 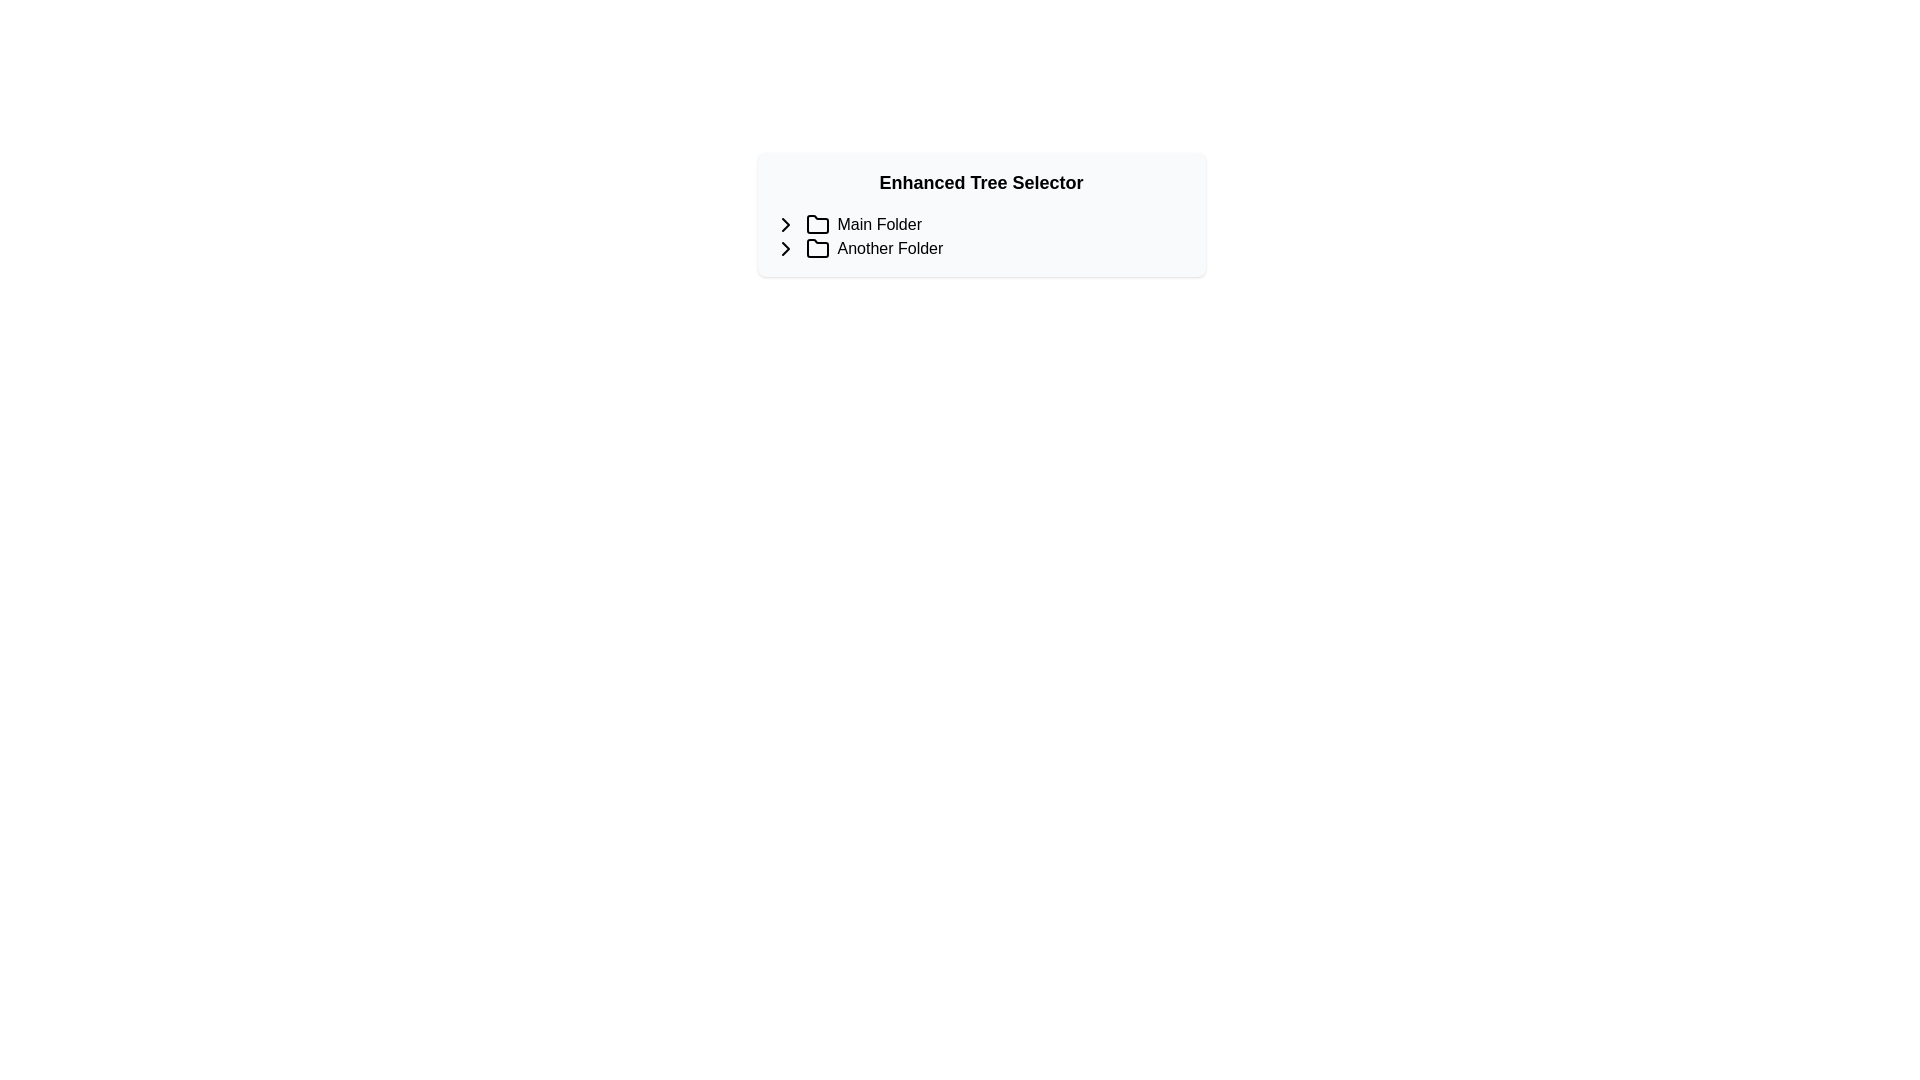 What do you see at coordinates (817, 247) in the screenshot?
I see `the second folder icon in the 'Enhanced Tree Selector' that is outlined with a black stroke and has a tabbed top-left corner` at bounding box center [817, 247].